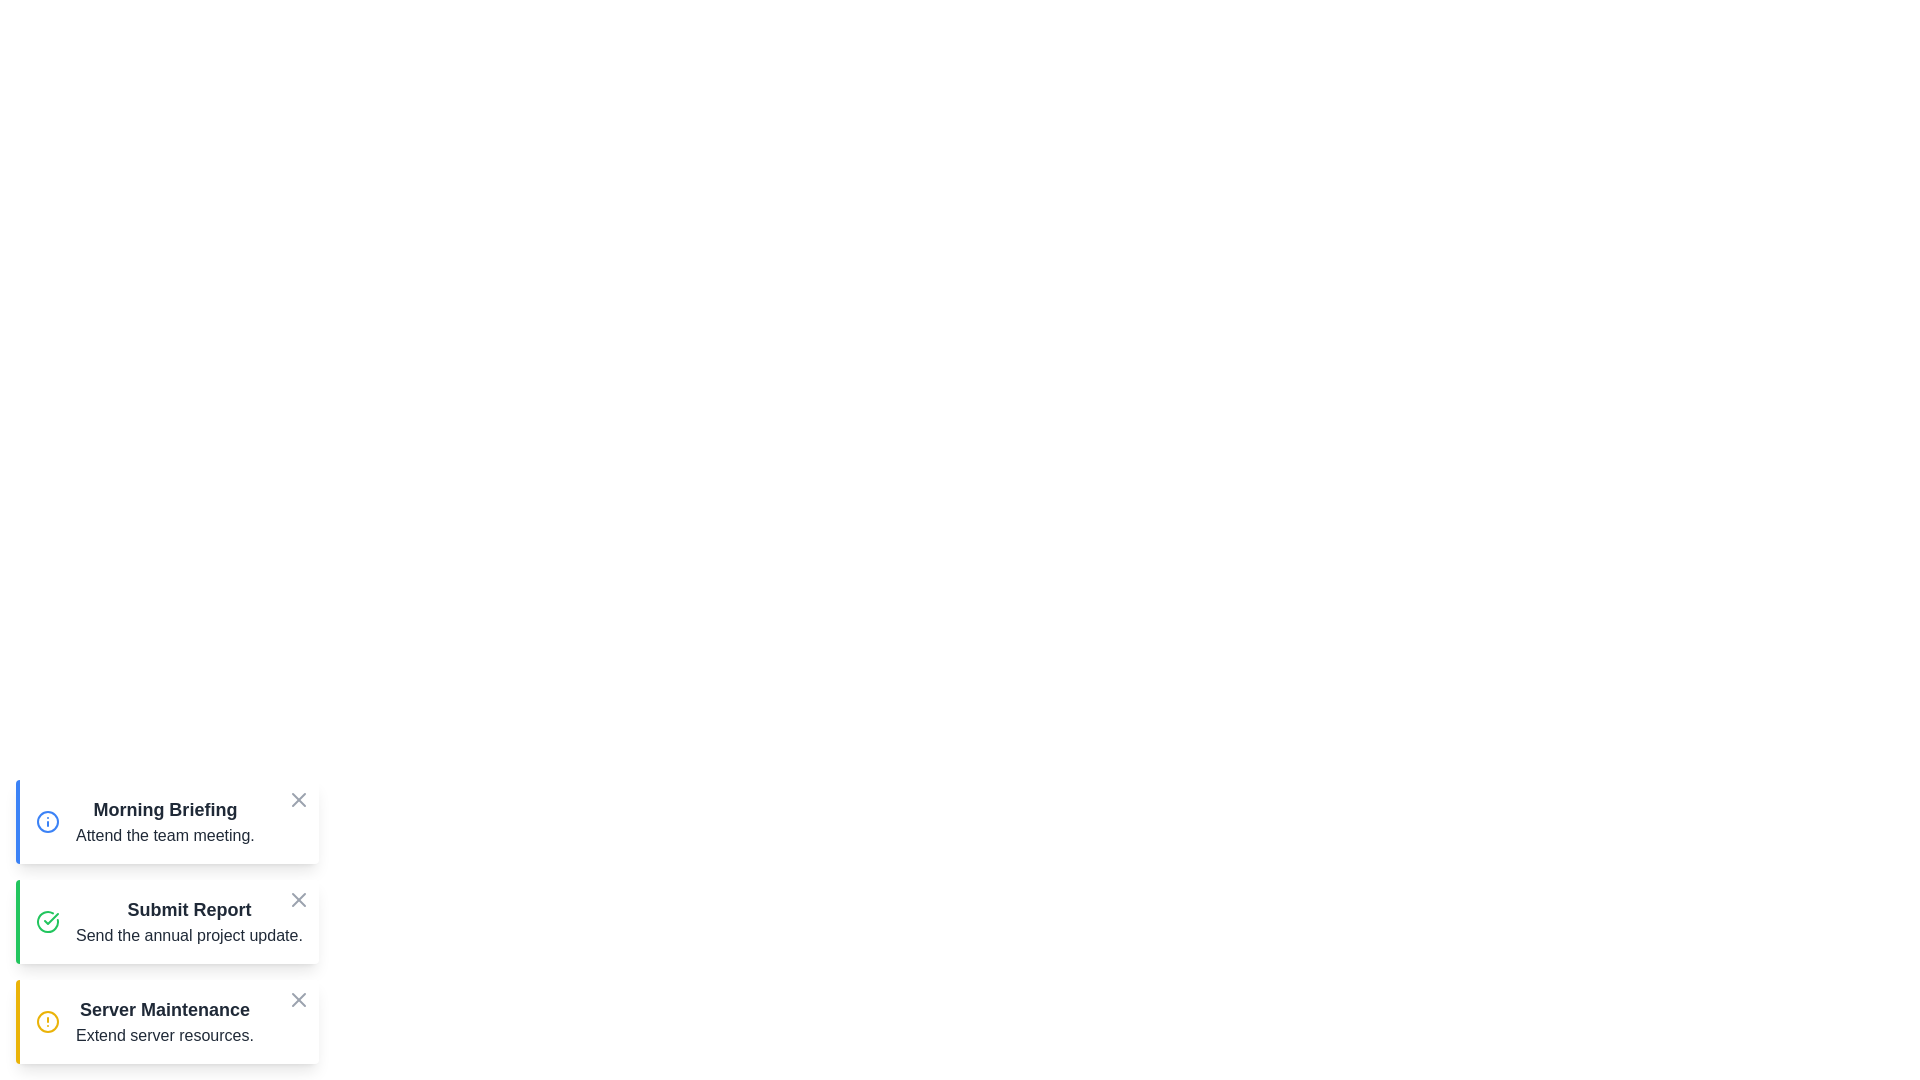 Image resolution: width=1920 pixels, height=1080 pixels. Describe the element at coordinates (297, 898) in the screenshot. I see `the Close button located at the top-right corner of the 'Submit Report' card` at that location.